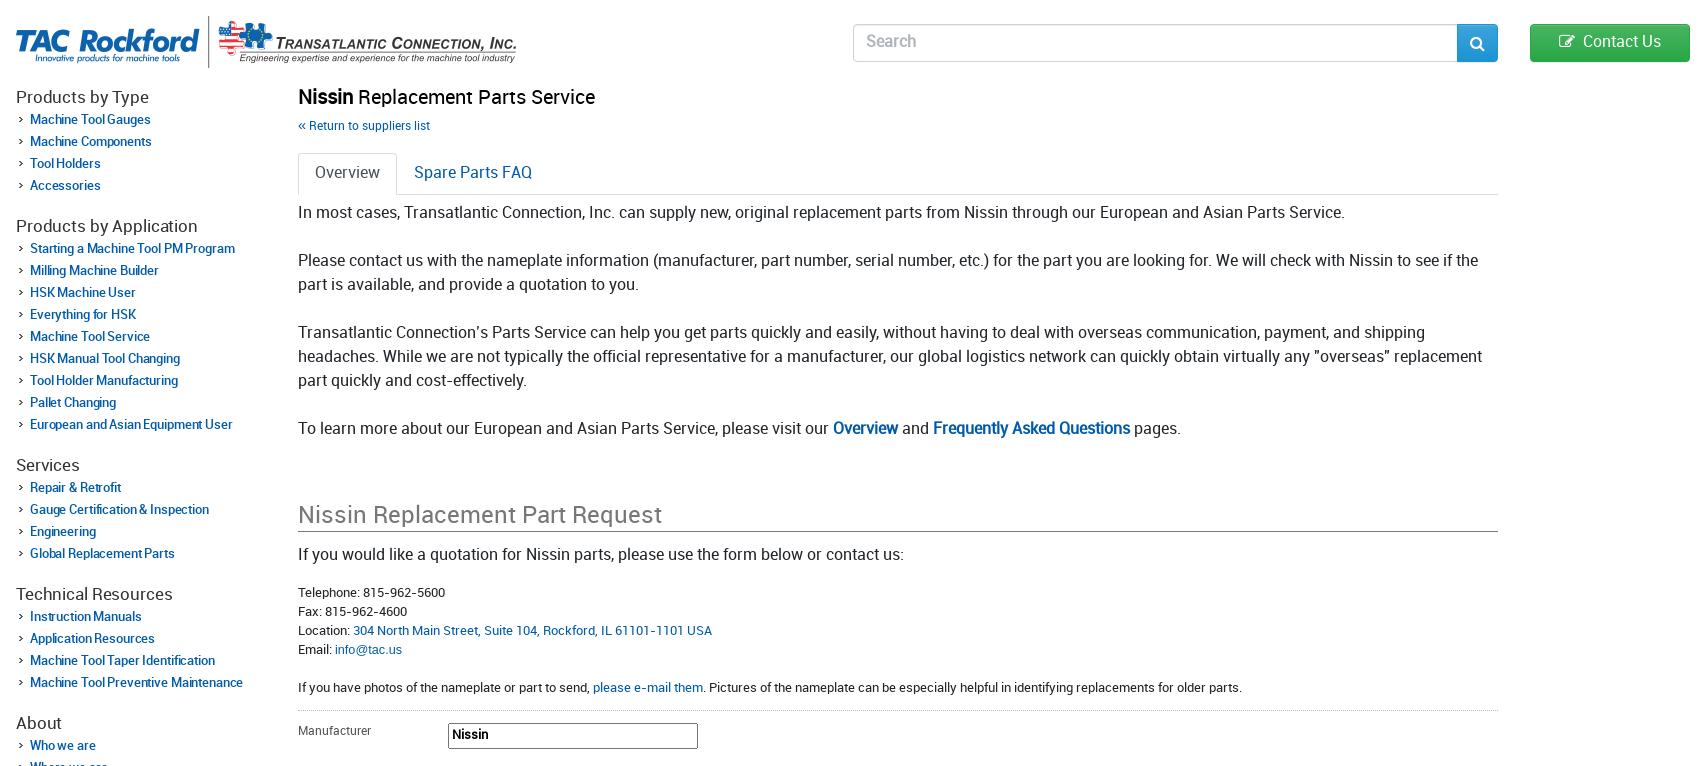 Image resolution: width=1706 pixels, height=766 pixels. What do you see at coordinates (890, 357) in the screenshot?
I see `'Transatlantic Connection’s Parts Service can help you get parts quickly and easily, 
		  without having to deal with overseas communication, payment, and shipping headaches. 
		  While we are not typically the official representative for a manufacturer, 
		  our global logistics network can quickly obtain virtually any "overseas" 
		  replacement part quickly and cost-effectively.'` at bounding box center [890, 357].